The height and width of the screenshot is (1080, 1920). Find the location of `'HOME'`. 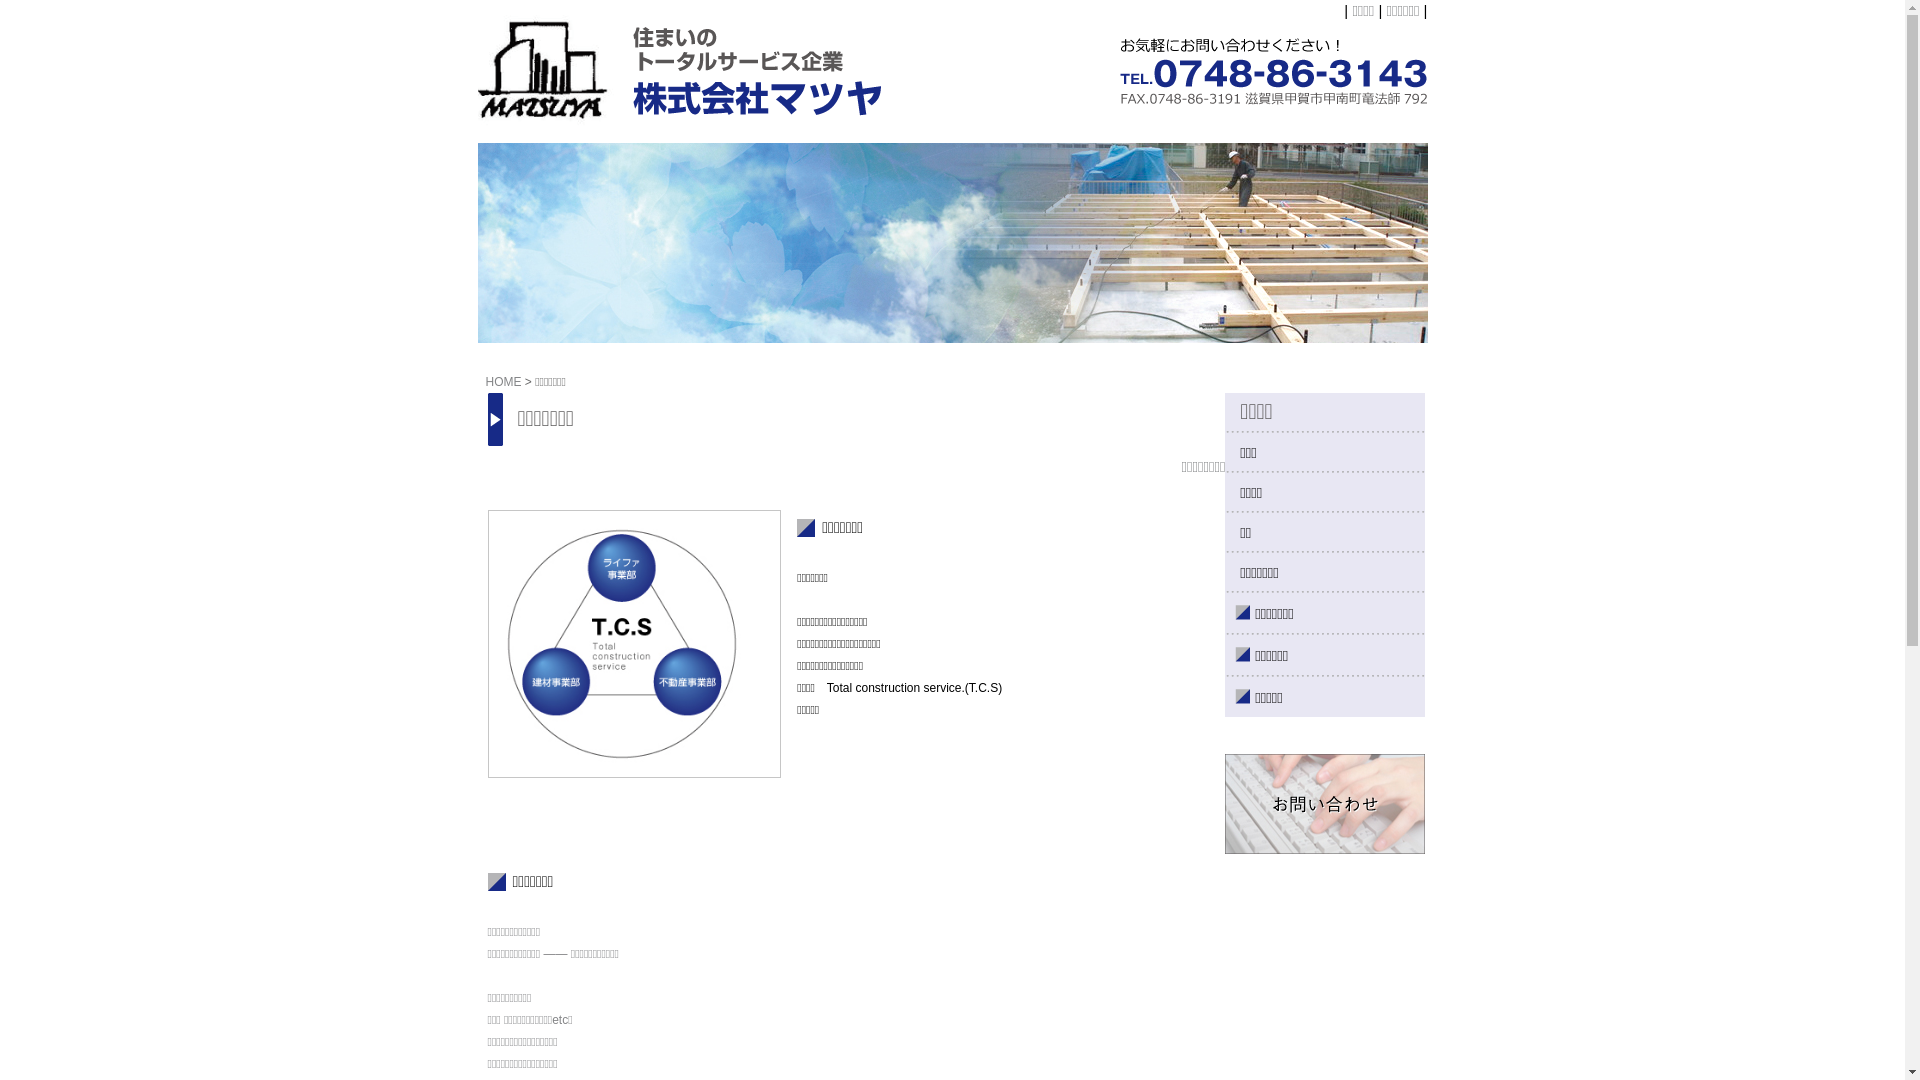

'HOME' is located at coordinates (504, 381).